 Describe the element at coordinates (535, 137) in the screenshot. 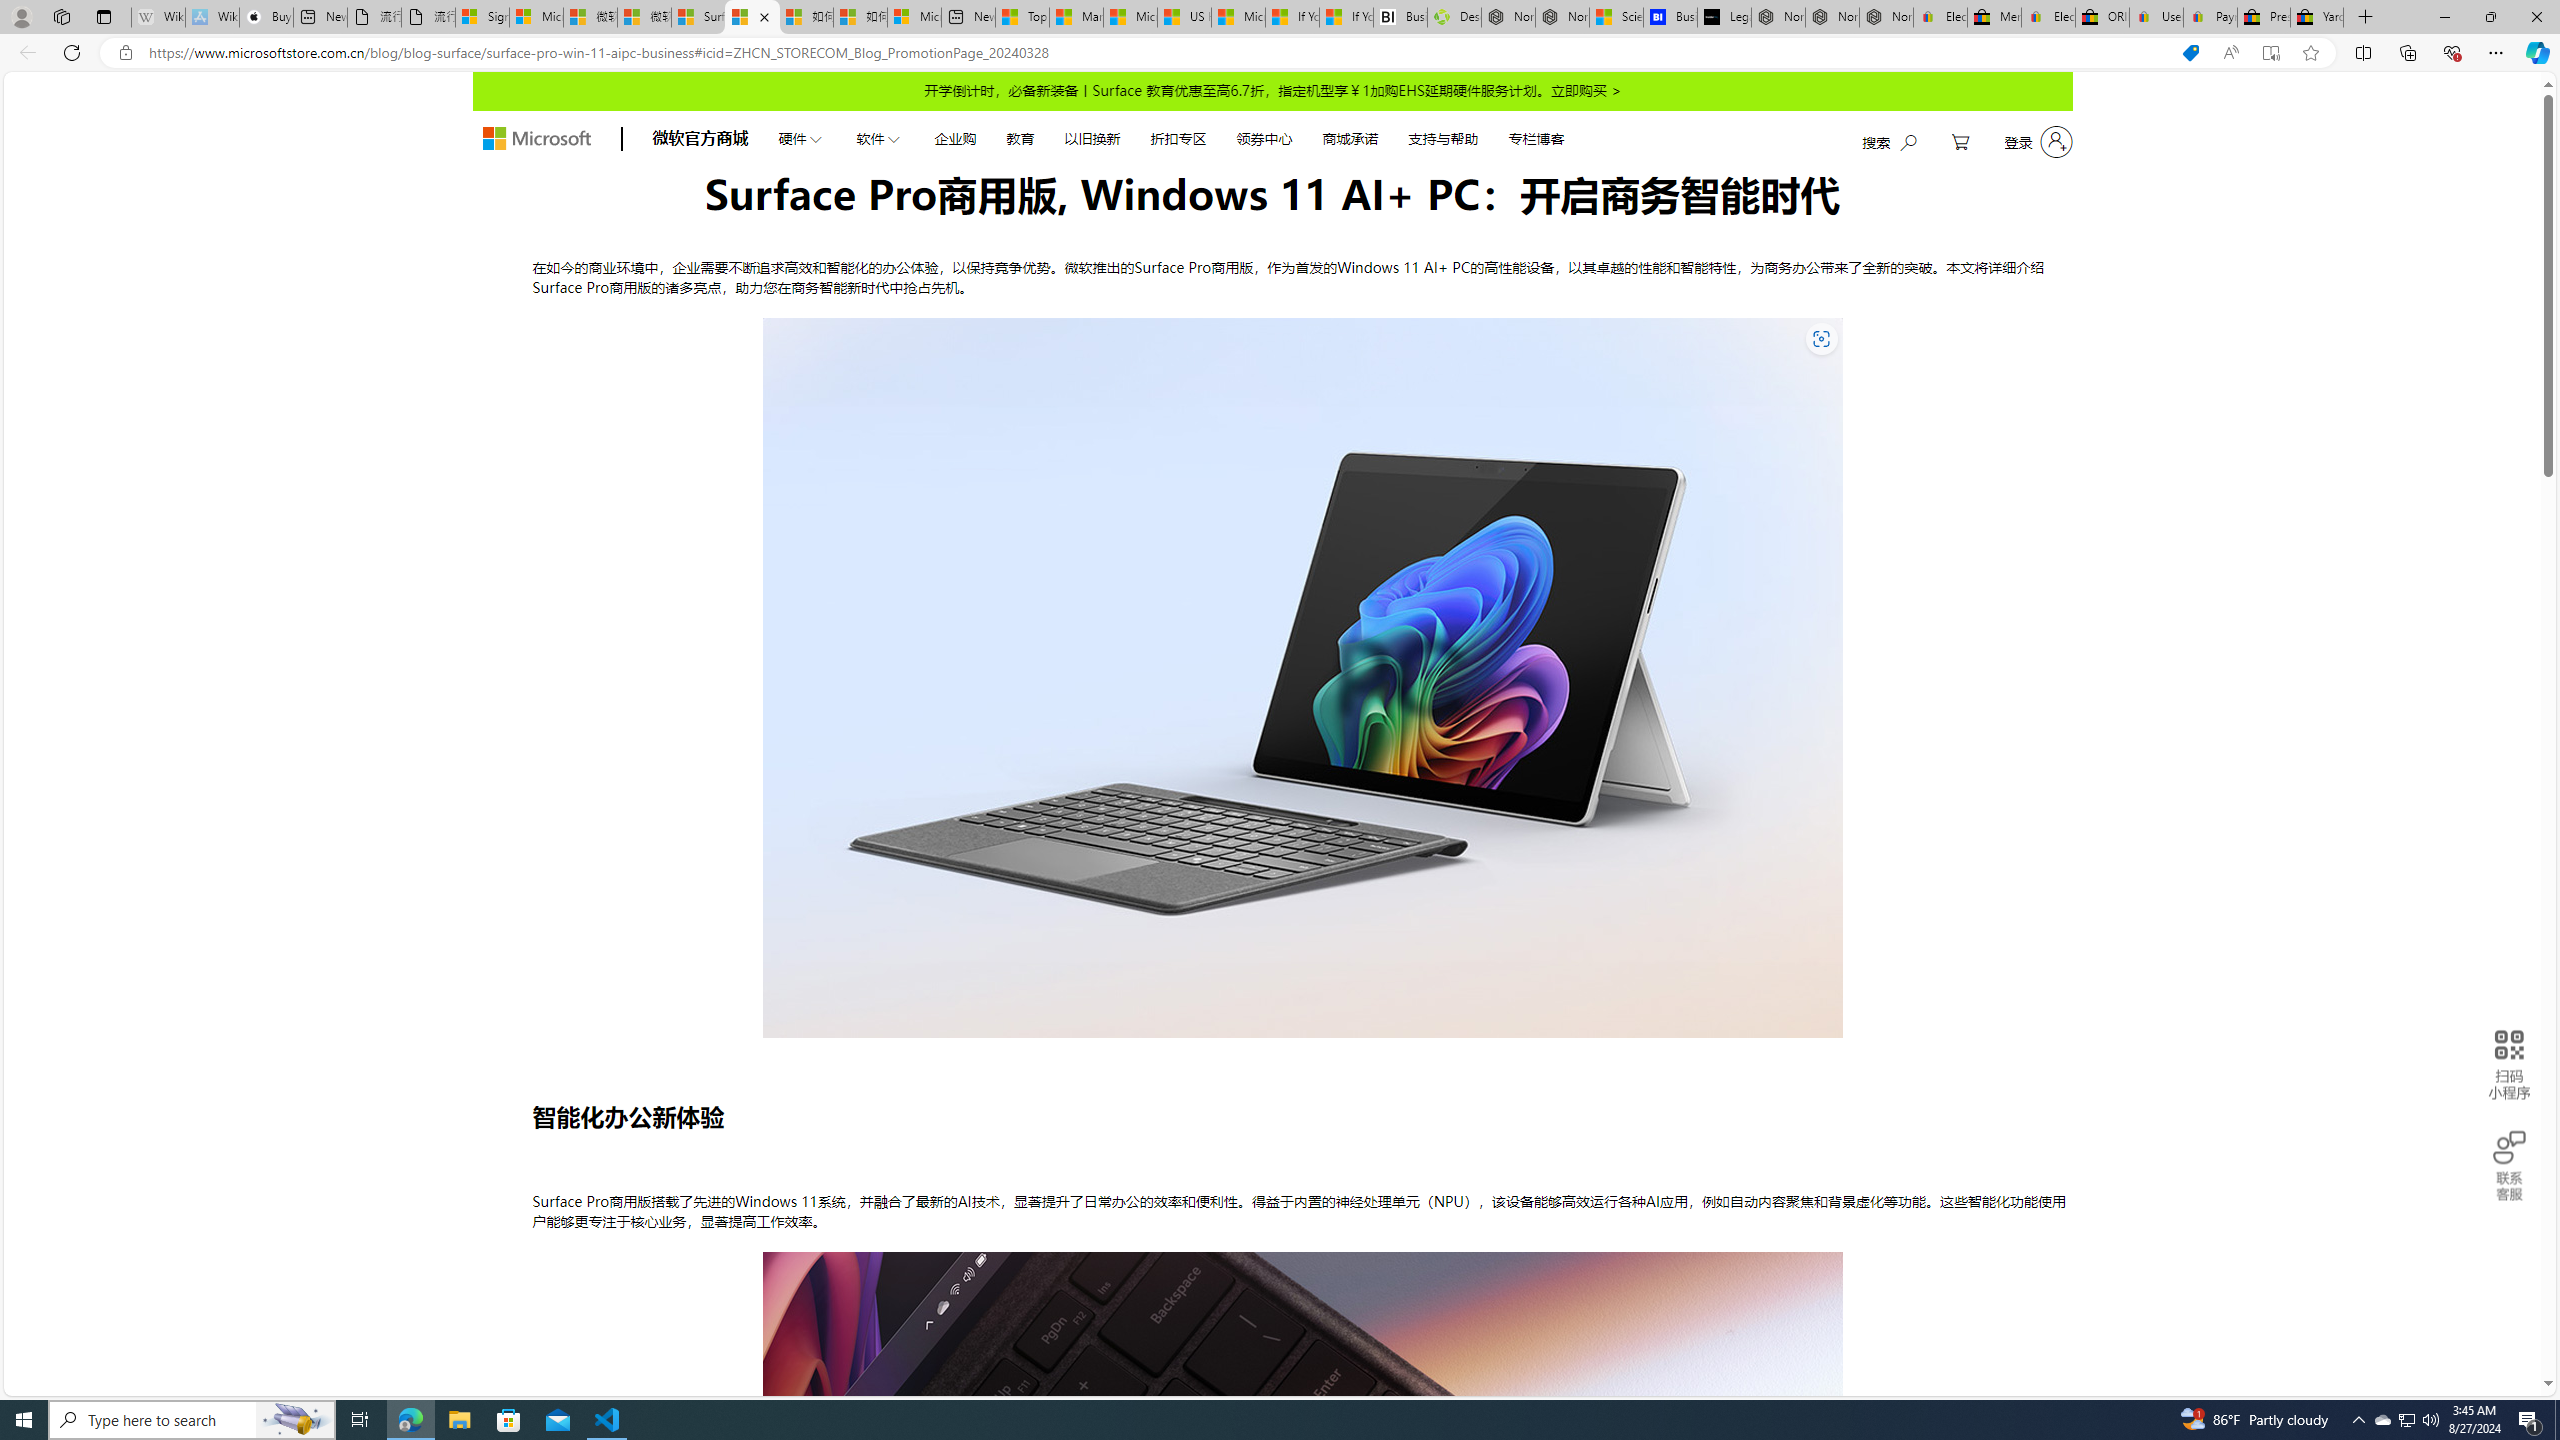

I see `'store logo'` at that location.